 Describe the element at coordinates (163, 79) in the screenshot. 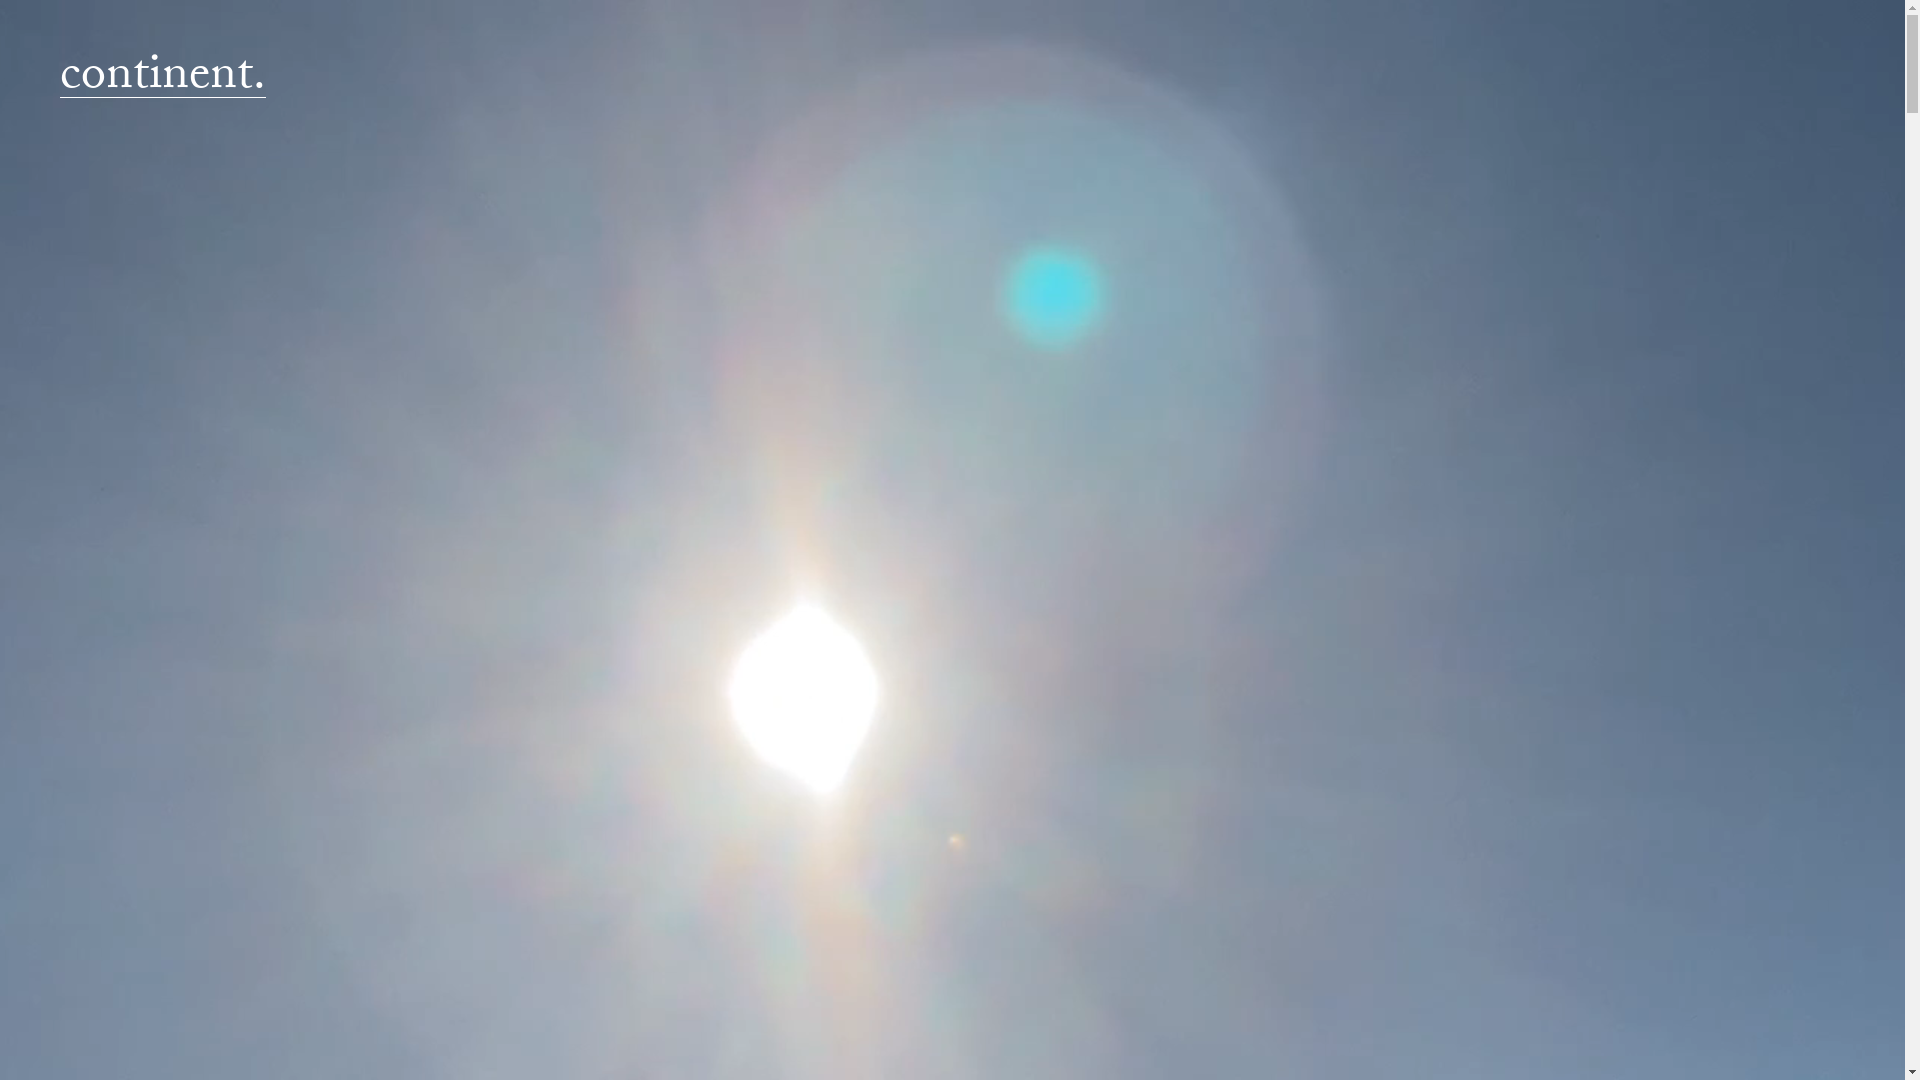

I see `'continent.'` at that location.